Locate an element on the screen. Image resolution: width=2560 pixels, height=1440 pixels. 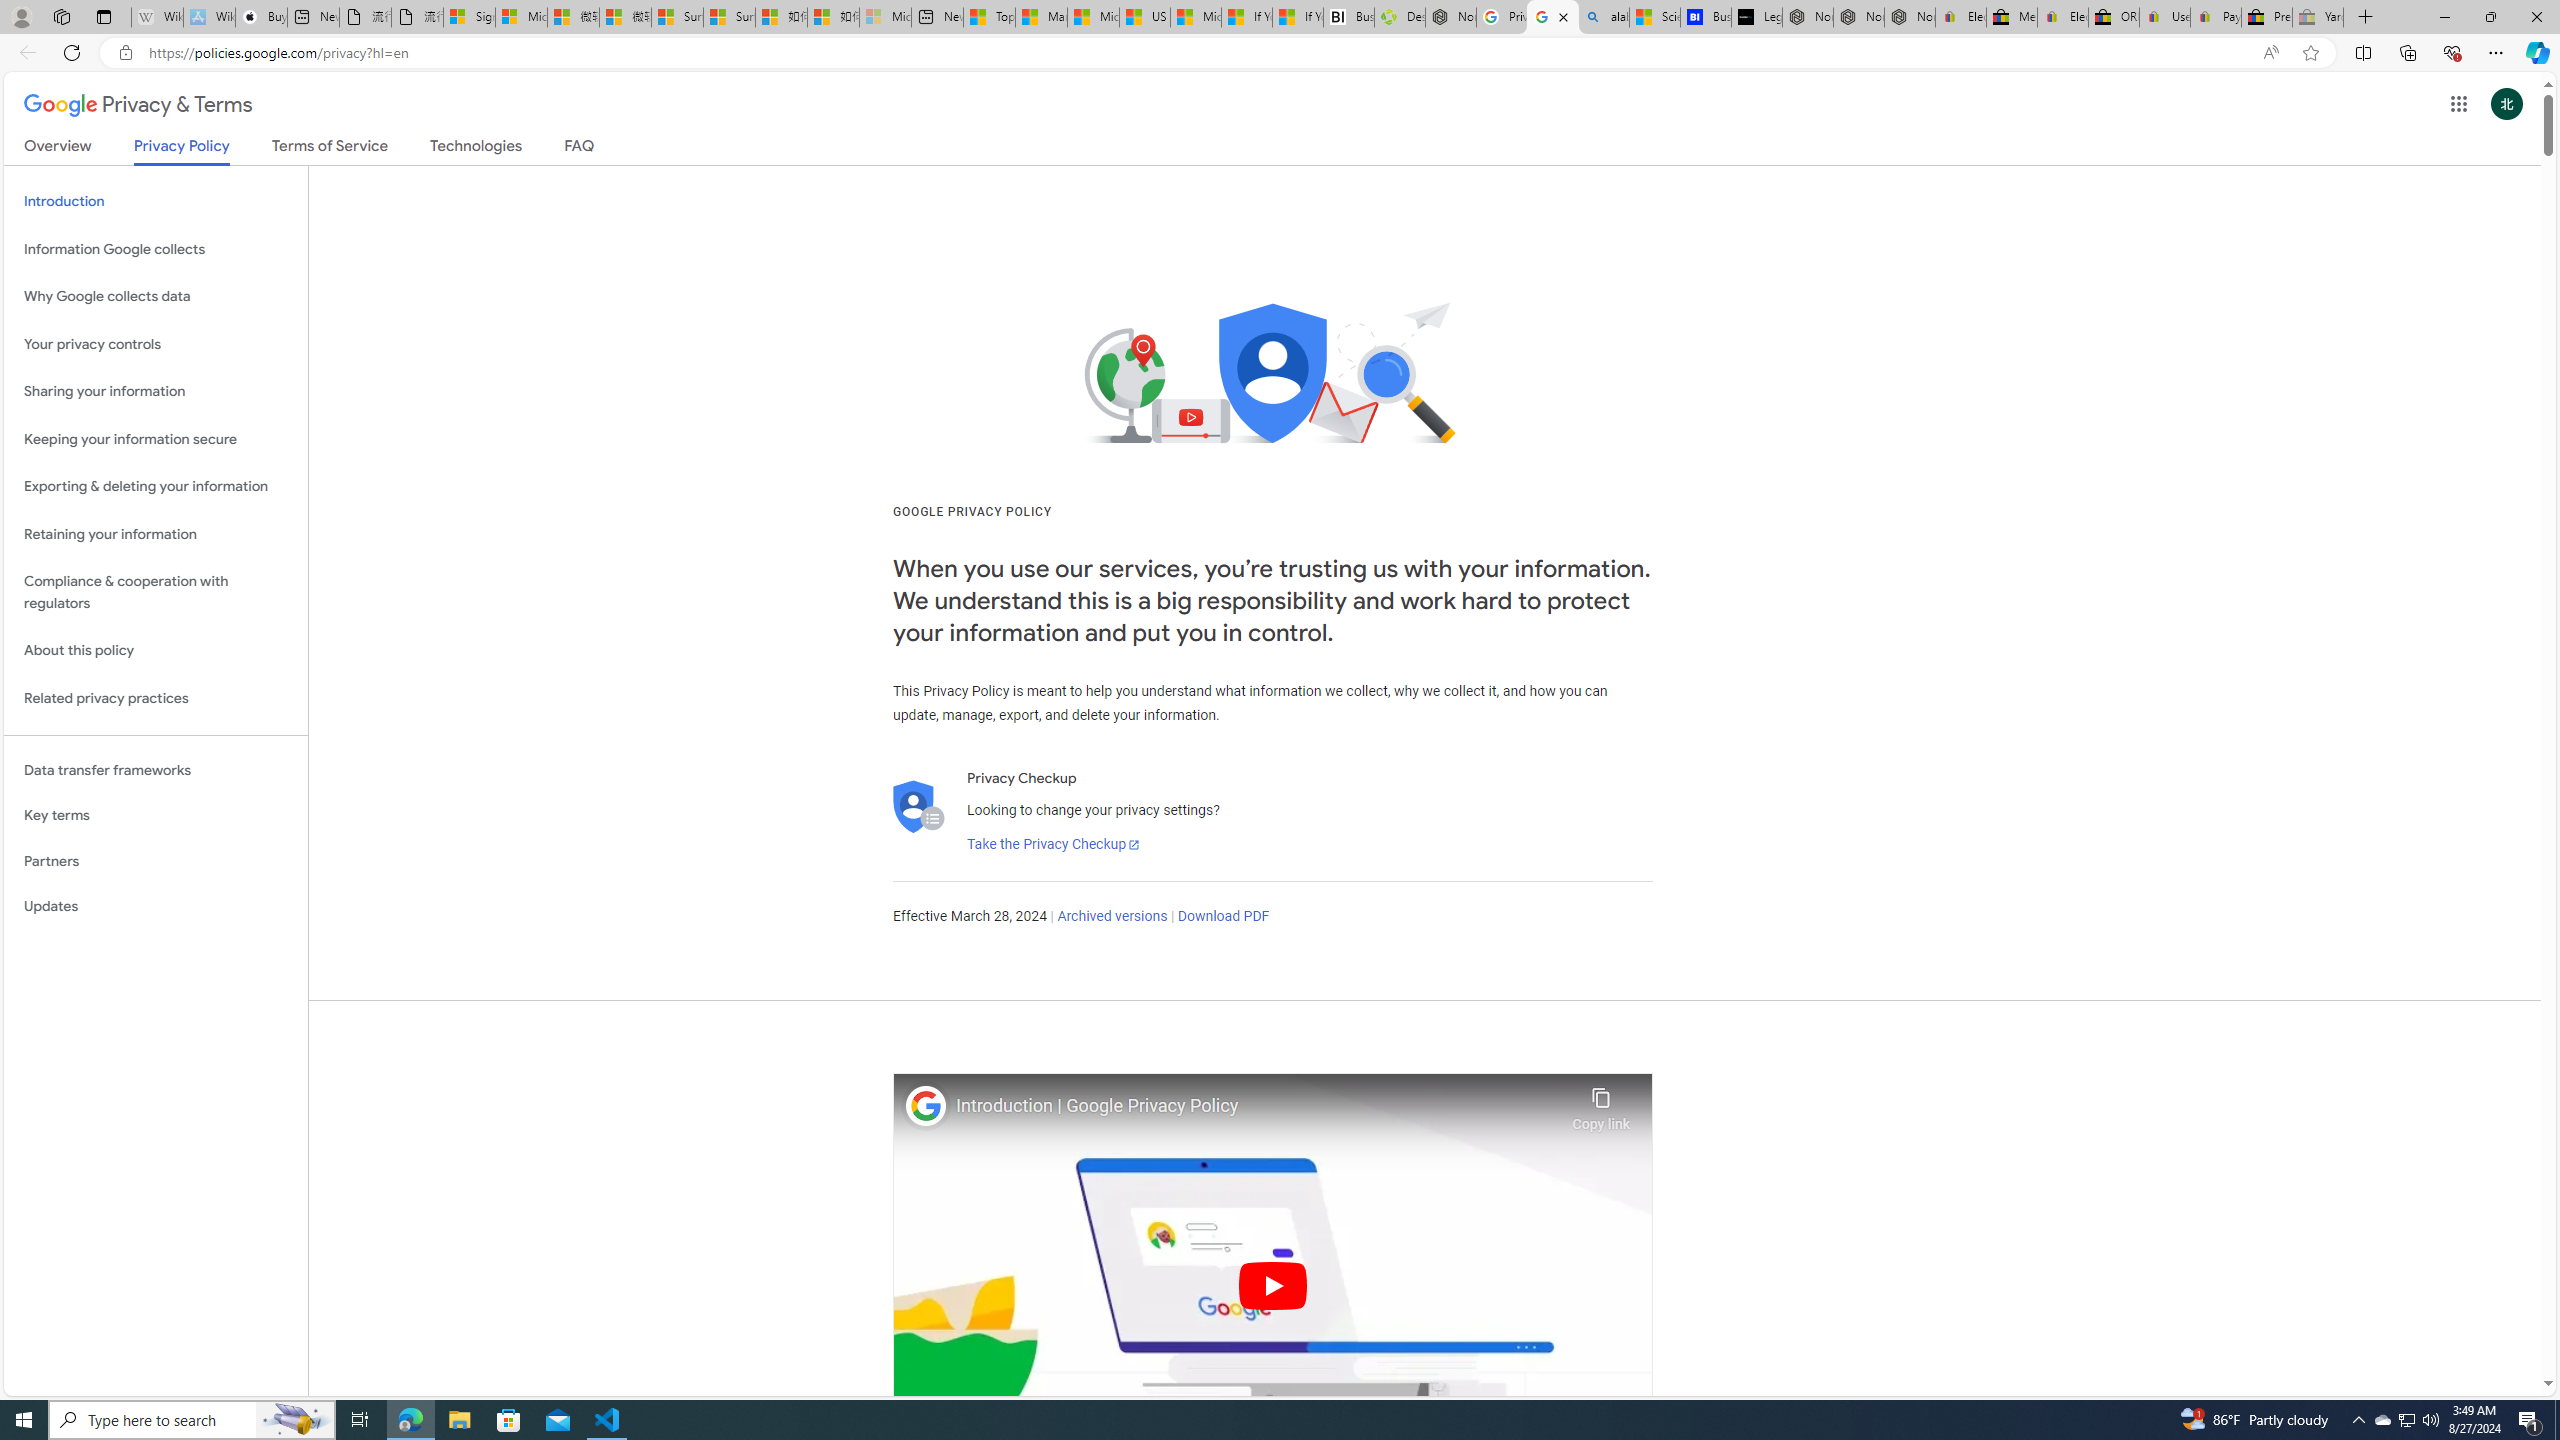
'Exporting & deleting your information' is located at coordinates (155, 486).